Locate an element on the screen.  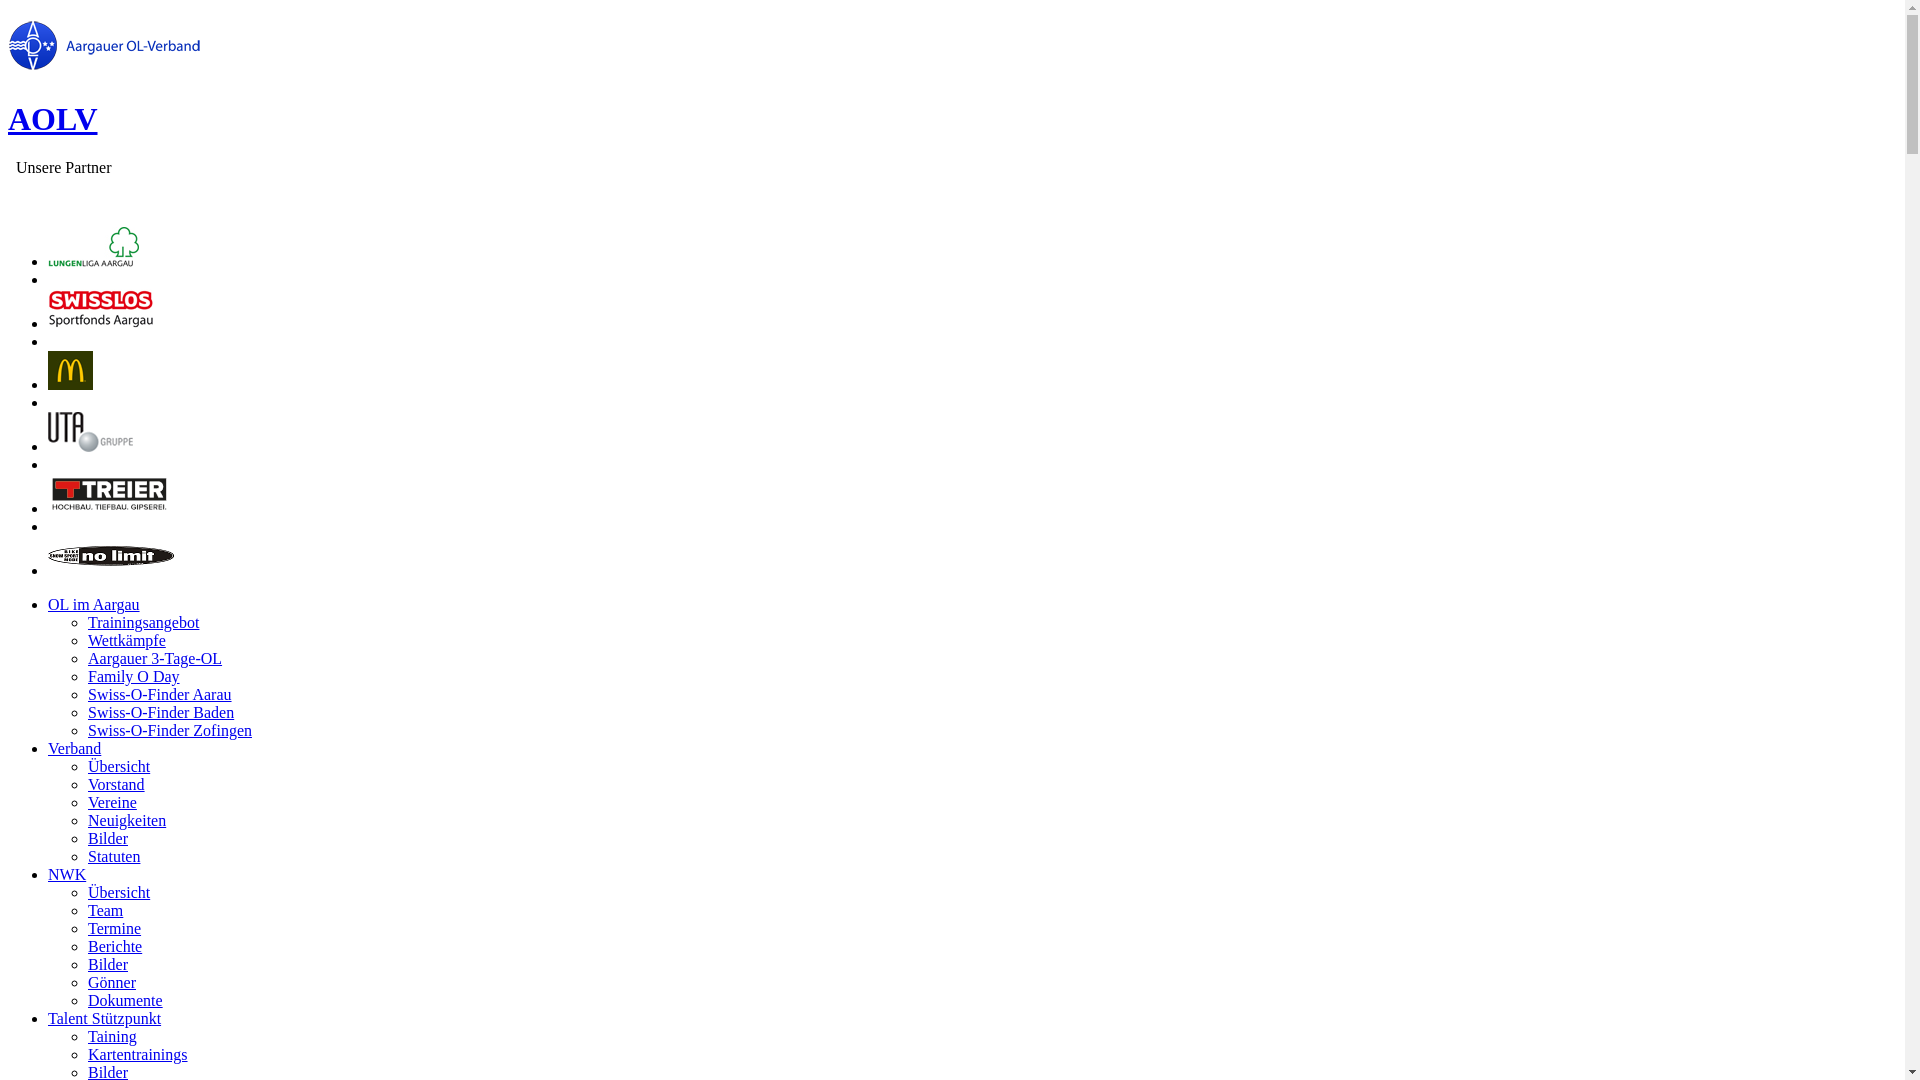
'Taining' is located at coordinates (111, 1035).